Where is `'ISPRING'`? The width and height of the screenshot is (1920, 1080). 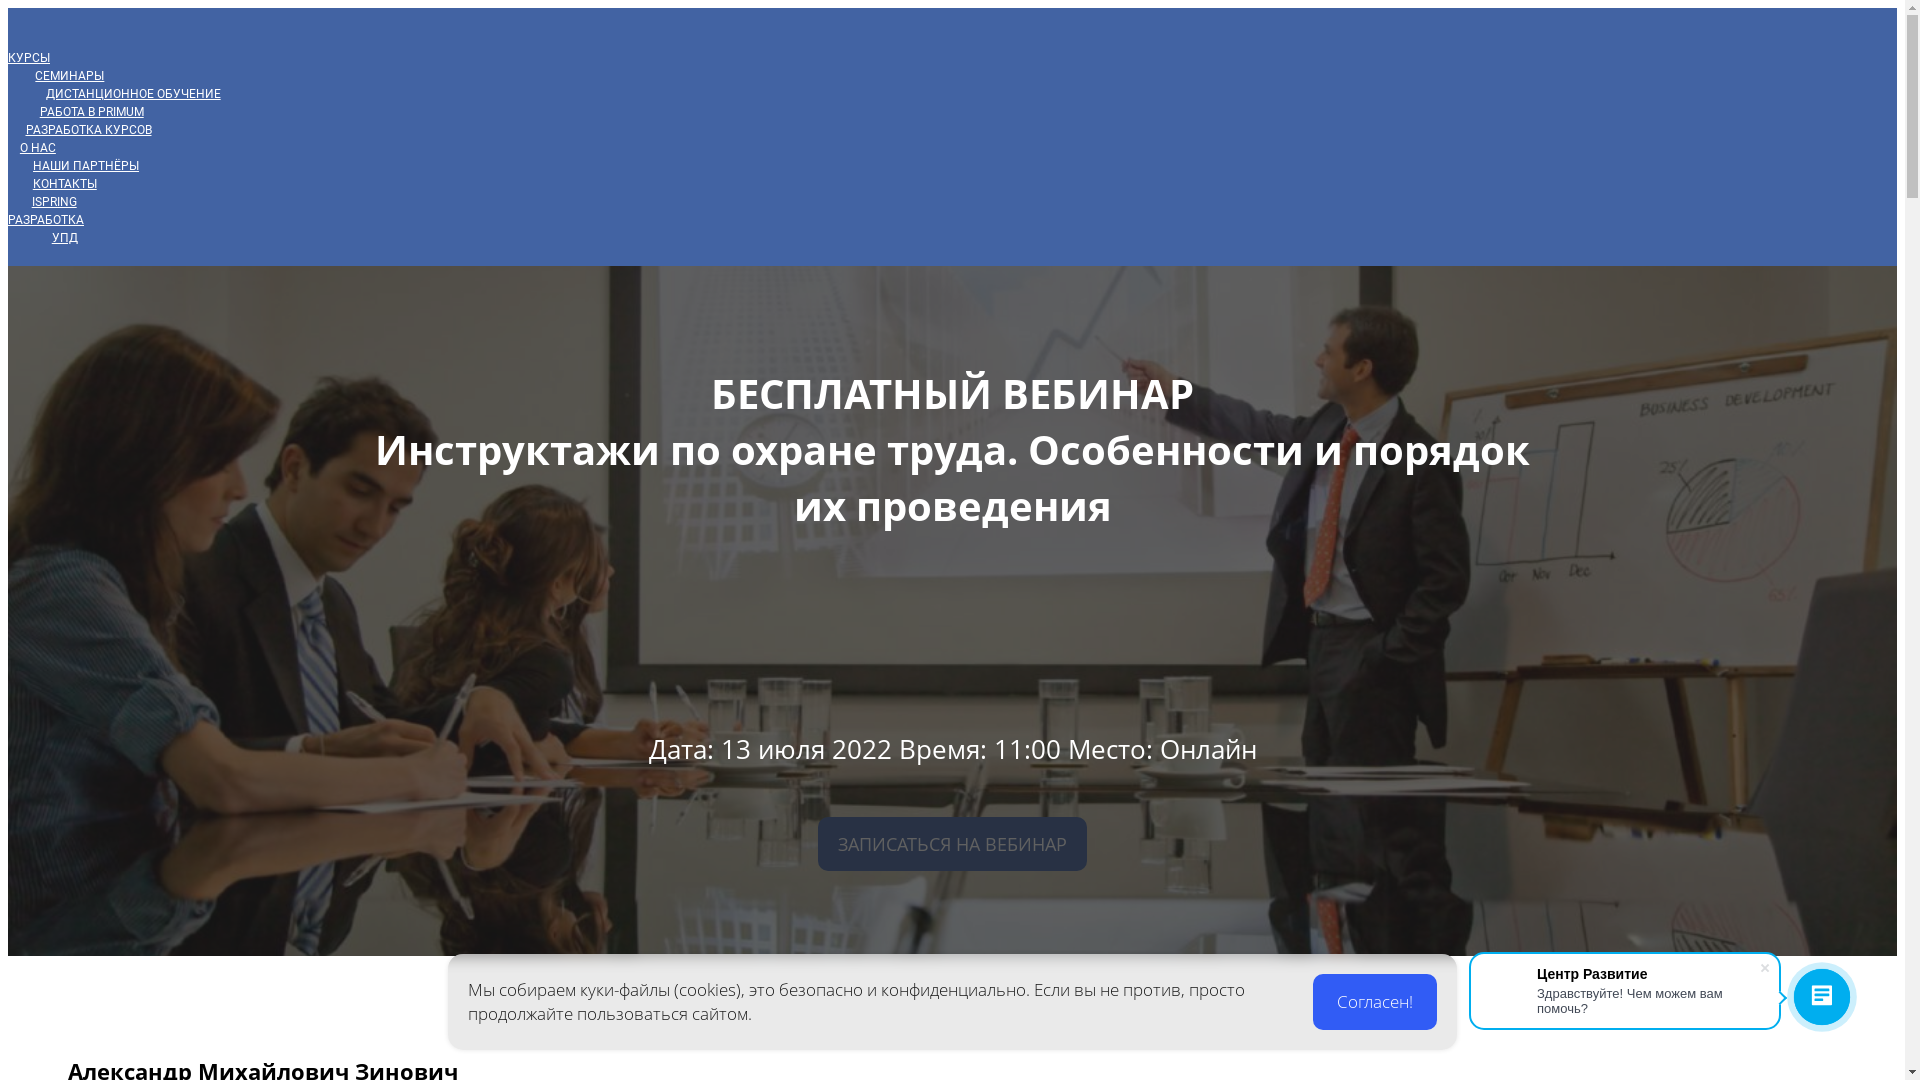 'ISPRING' is located at coordinates (54, 201).